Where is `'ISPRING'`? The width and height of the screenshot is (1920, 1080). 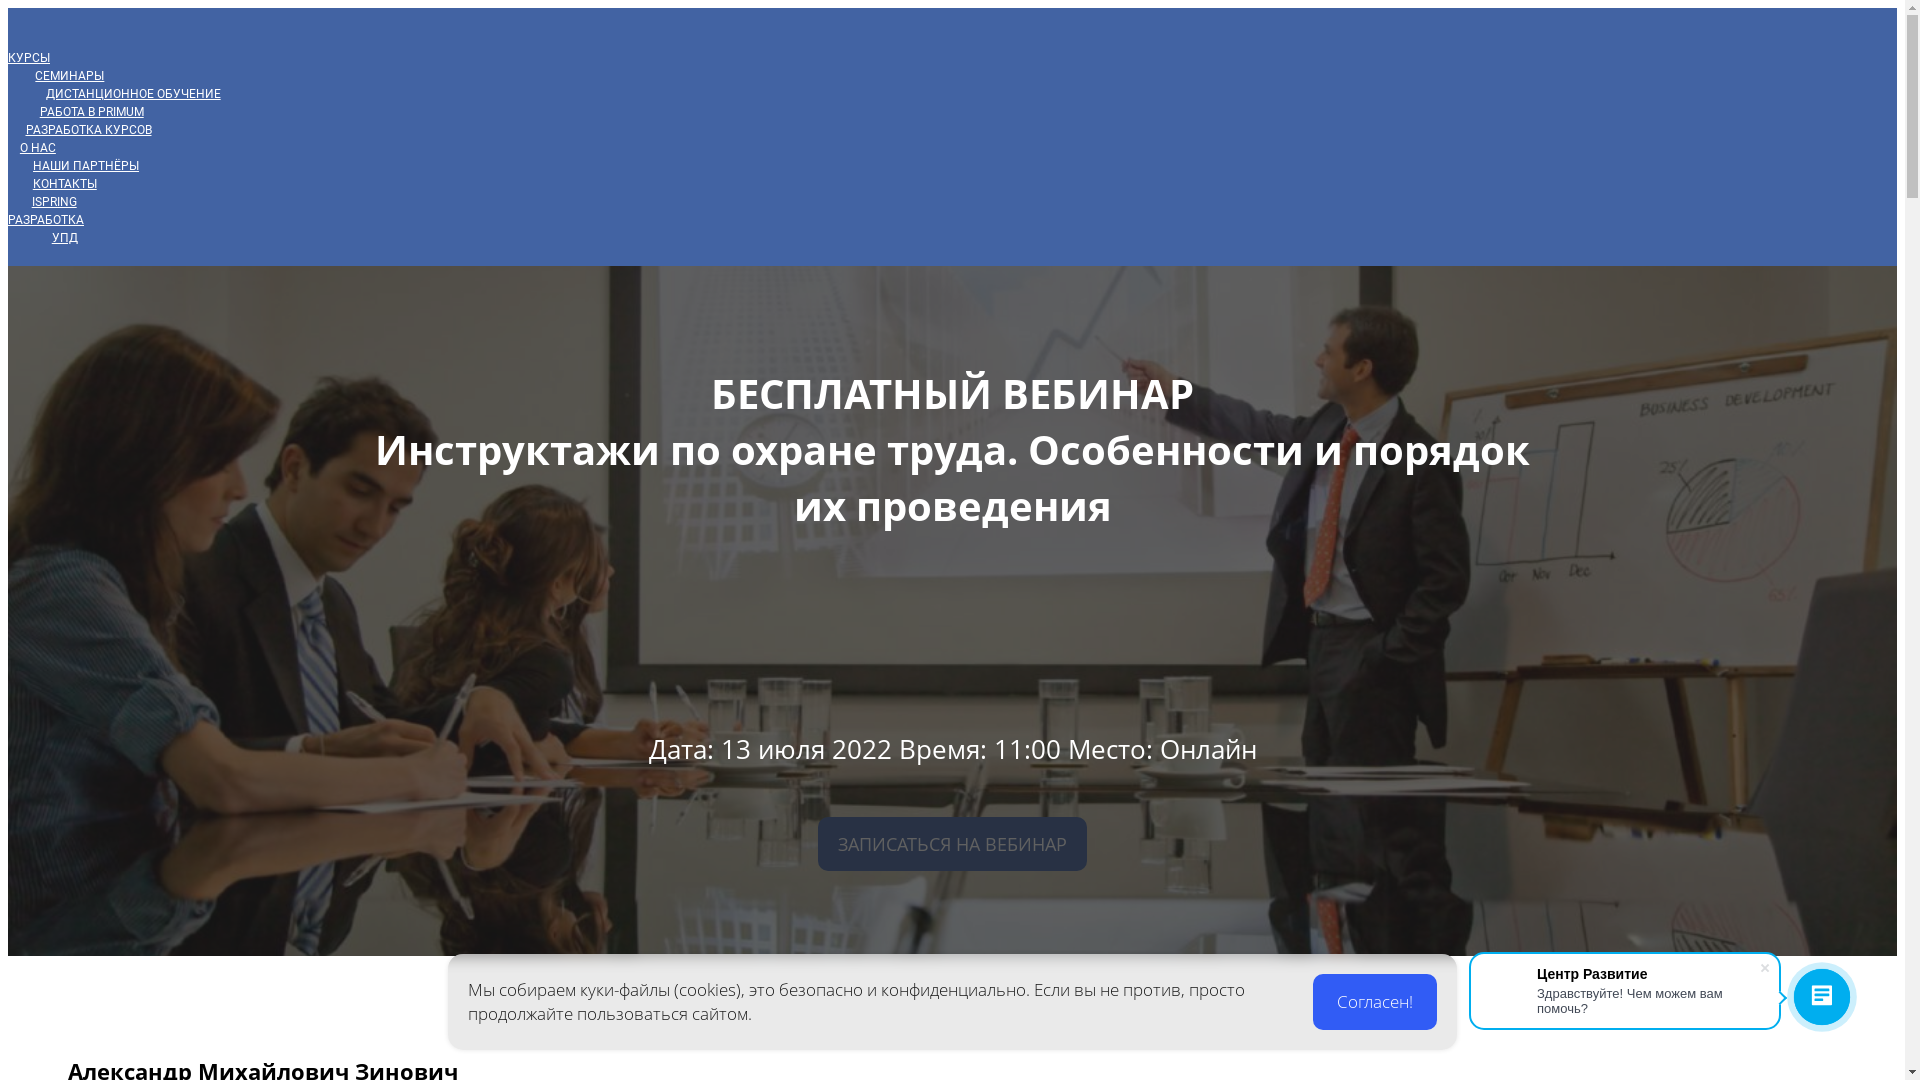 'ISPRING' is located at coordinates (54, 201).